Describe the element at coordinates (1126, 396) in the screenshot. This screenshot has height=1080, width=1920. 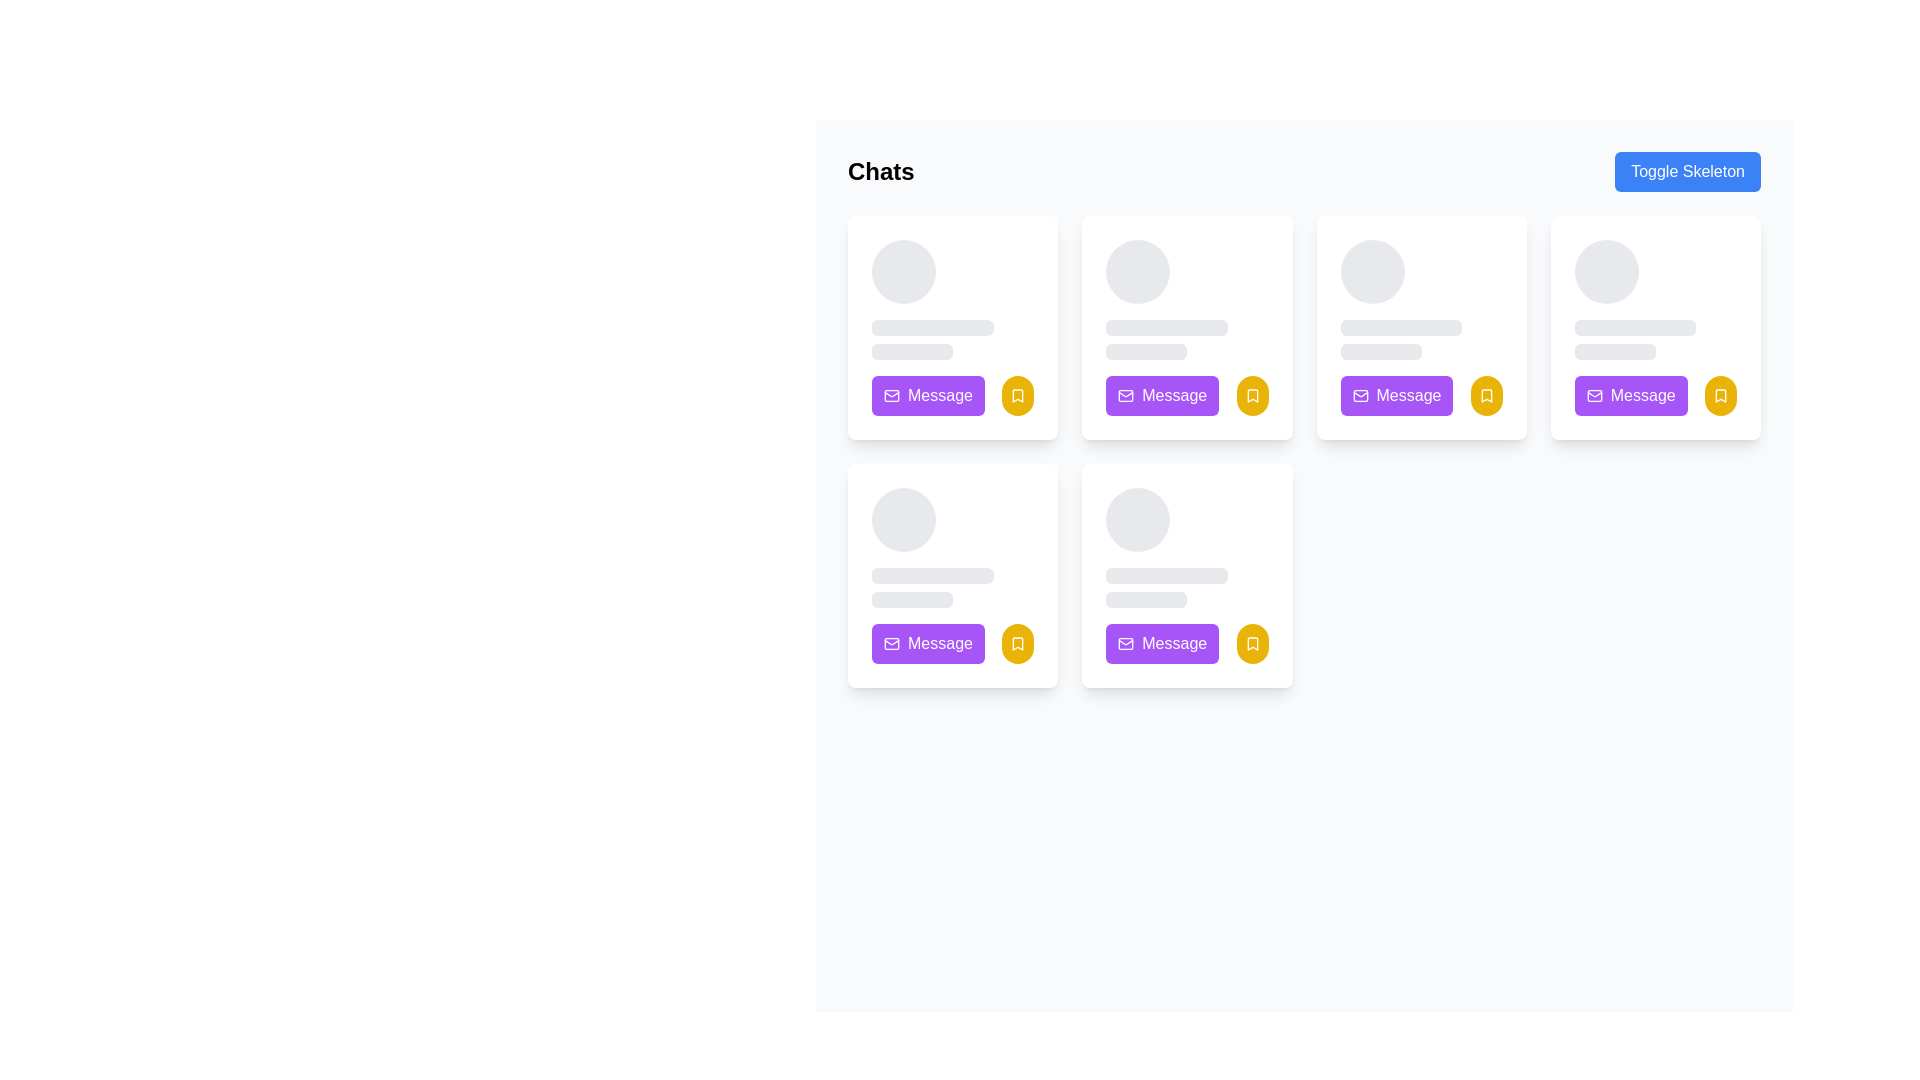
I see `the messaging icon located at the center-left of the purple 'Message' button in the lower section of a user card in the second column of the first row to interact with it` at that location.